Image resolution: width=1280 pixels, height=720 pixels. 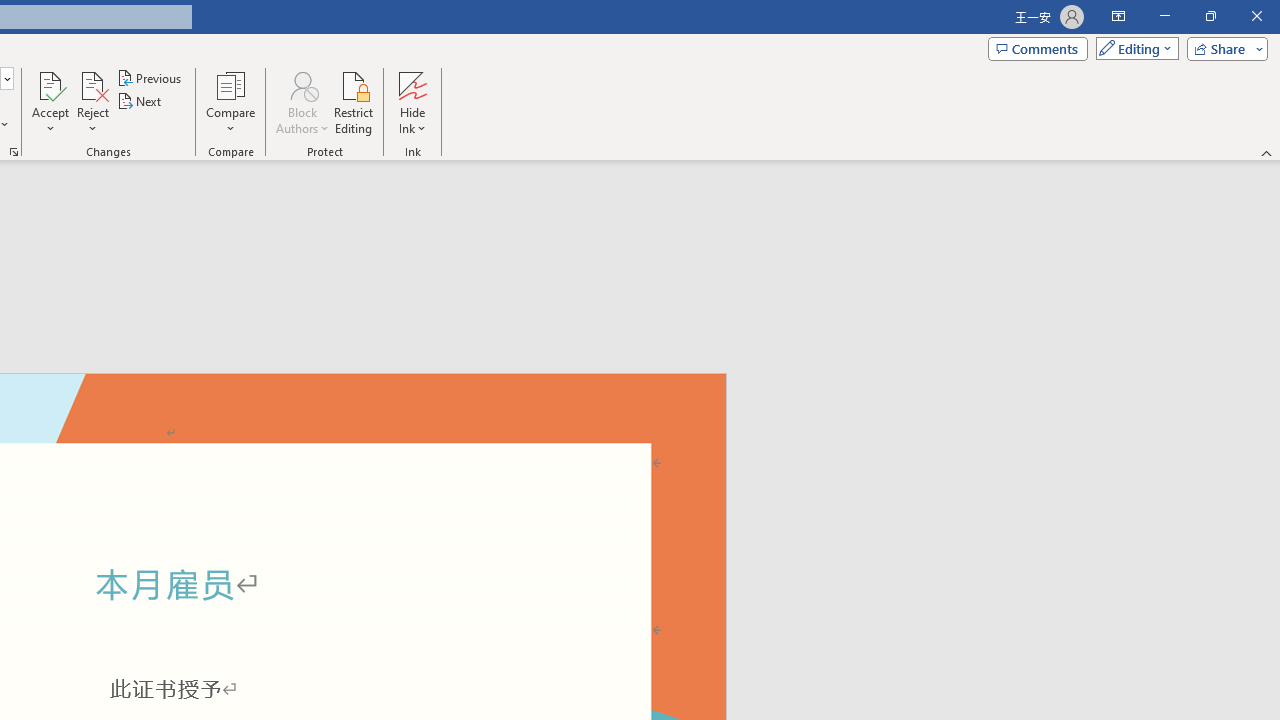 What do you see at coordinates (91, 103) in the screenshot?
I see `'Reject'` at bounding box center [91, 103].